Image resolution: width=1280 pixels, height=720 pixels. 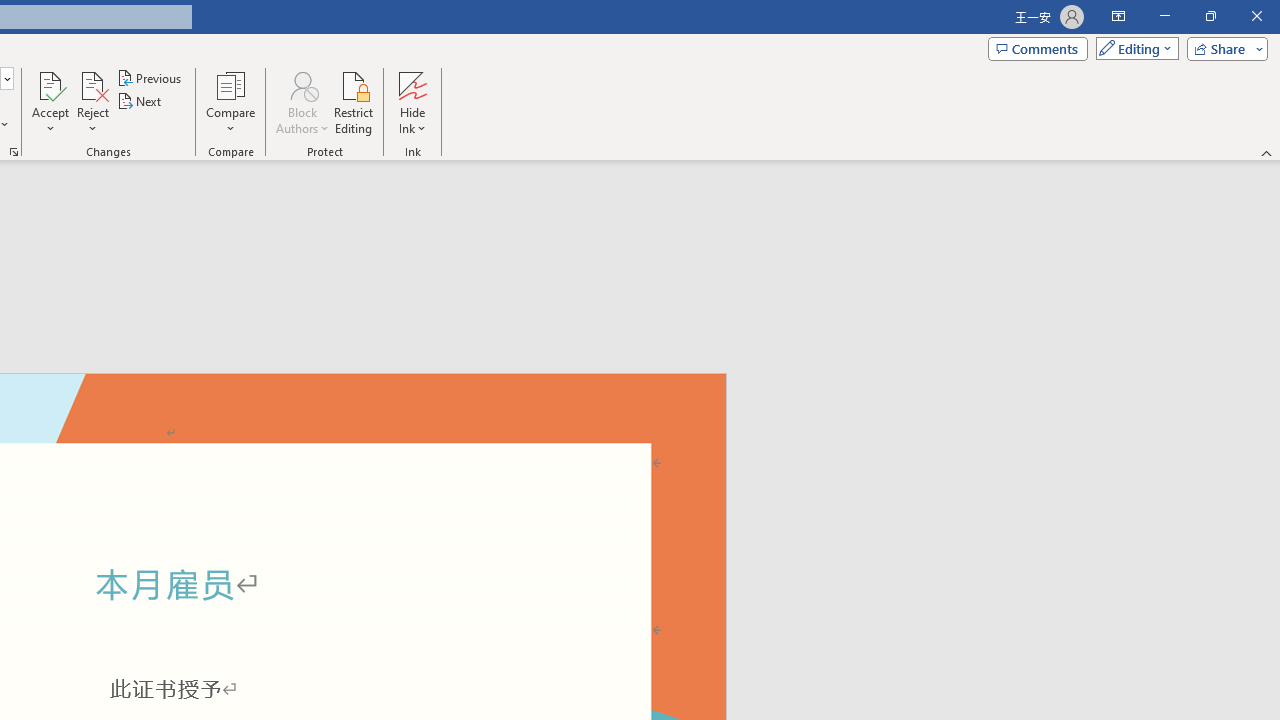 What do you see at coordinates (91, 103) in the screenshot?
I see `'Reject'` at bounding box center [91, 103].